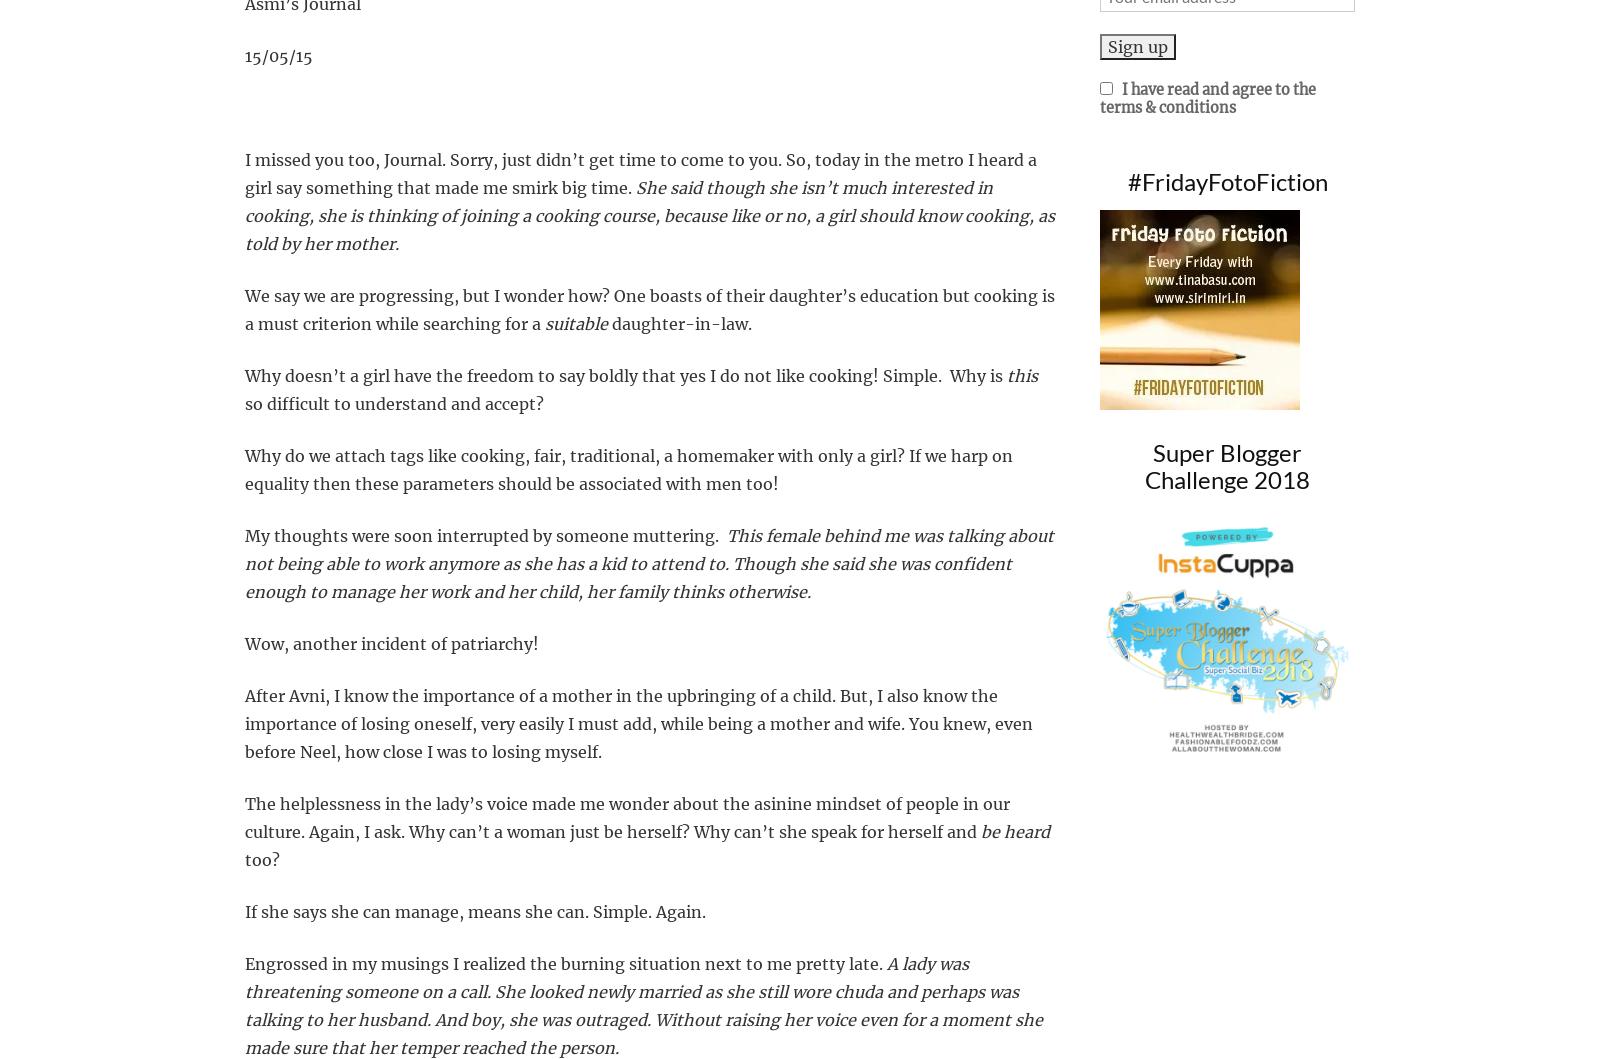 This screenshot has width=1600, height=1059. I want to click on 'She said though she isn’t much interested in cooking, she is thinking of joining a cooking course, because like or no, a girl should know cooking, as told by her mother.', so click(649, 216).